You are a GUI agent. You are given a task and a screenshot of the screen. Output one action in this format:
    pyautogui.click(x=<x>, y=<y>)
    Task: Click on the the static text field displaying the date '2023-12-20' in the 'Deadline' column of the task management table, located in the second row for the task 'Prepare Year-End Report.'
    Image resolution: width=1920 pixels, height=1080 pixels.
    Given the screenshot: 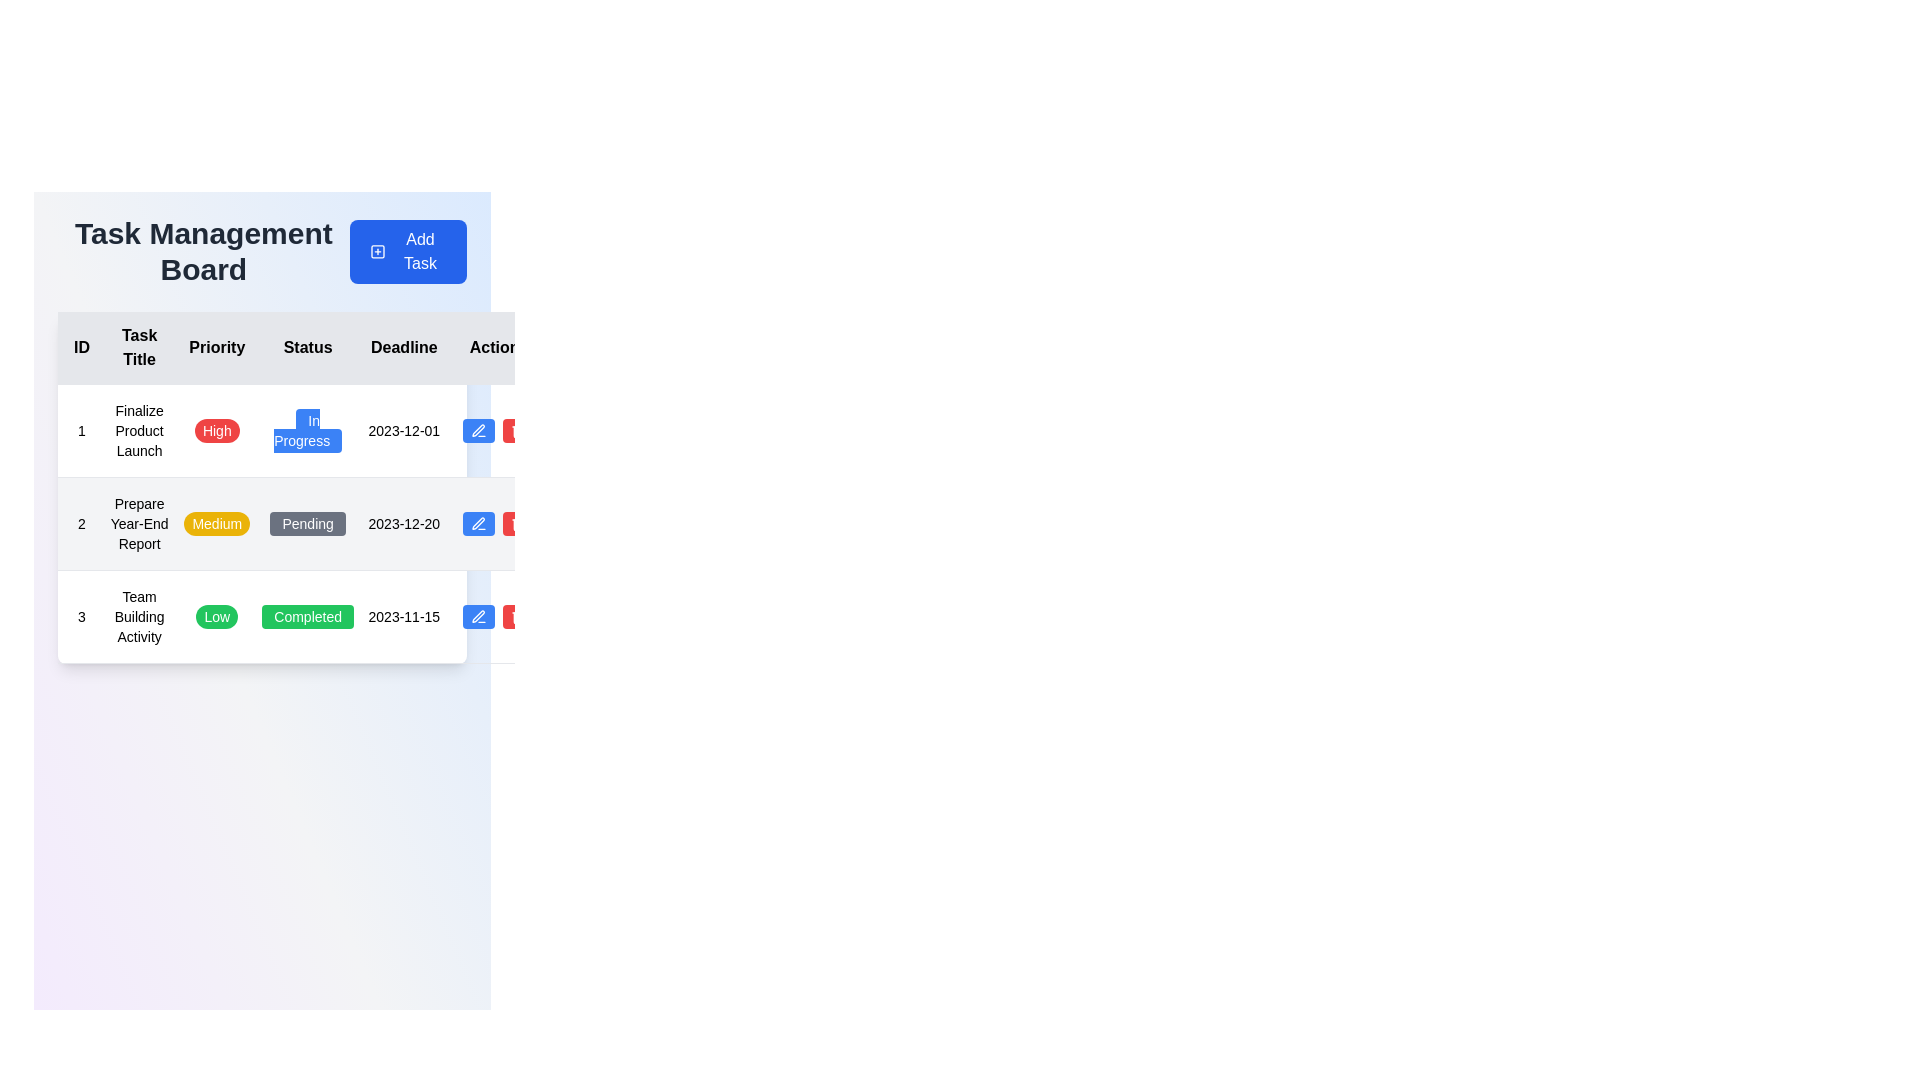 What is the action you would take?
    pyautogui.click(x=403, y=523)
    